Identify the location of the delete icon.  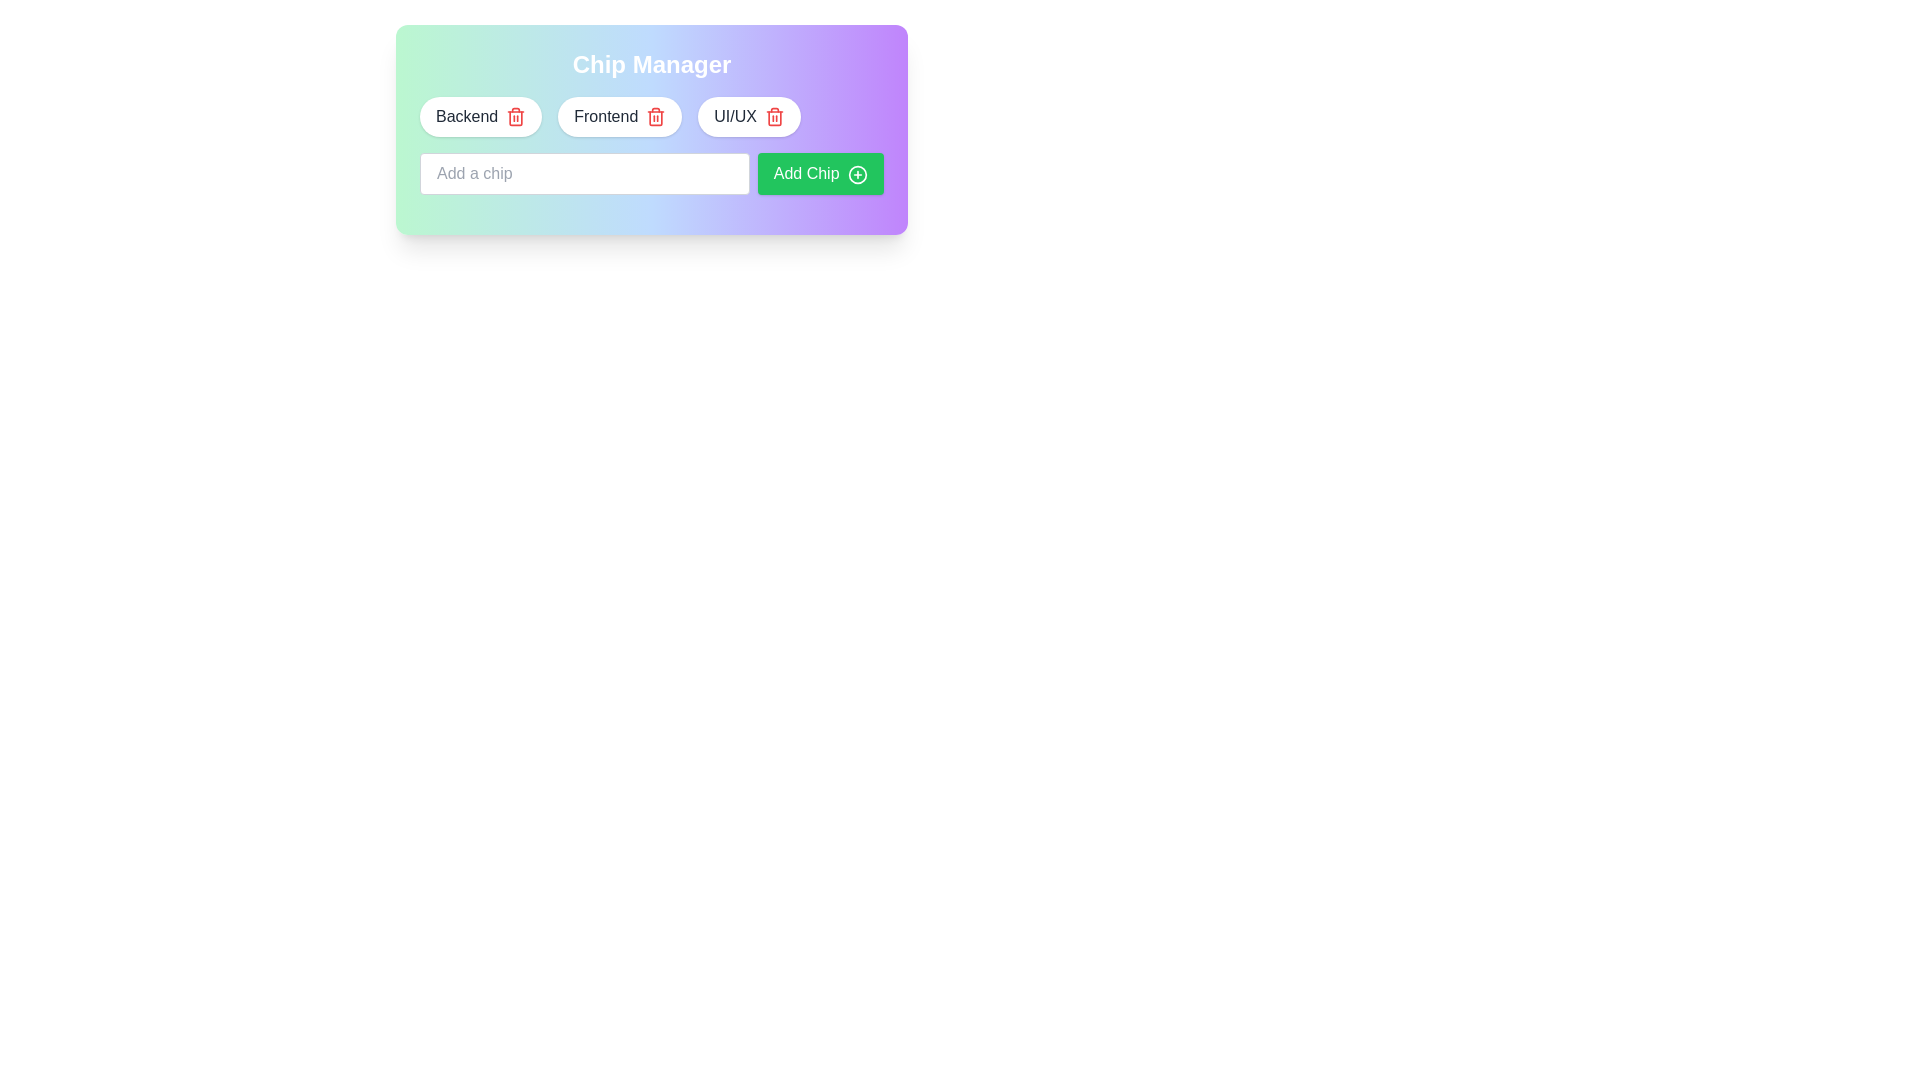
(656, 116).